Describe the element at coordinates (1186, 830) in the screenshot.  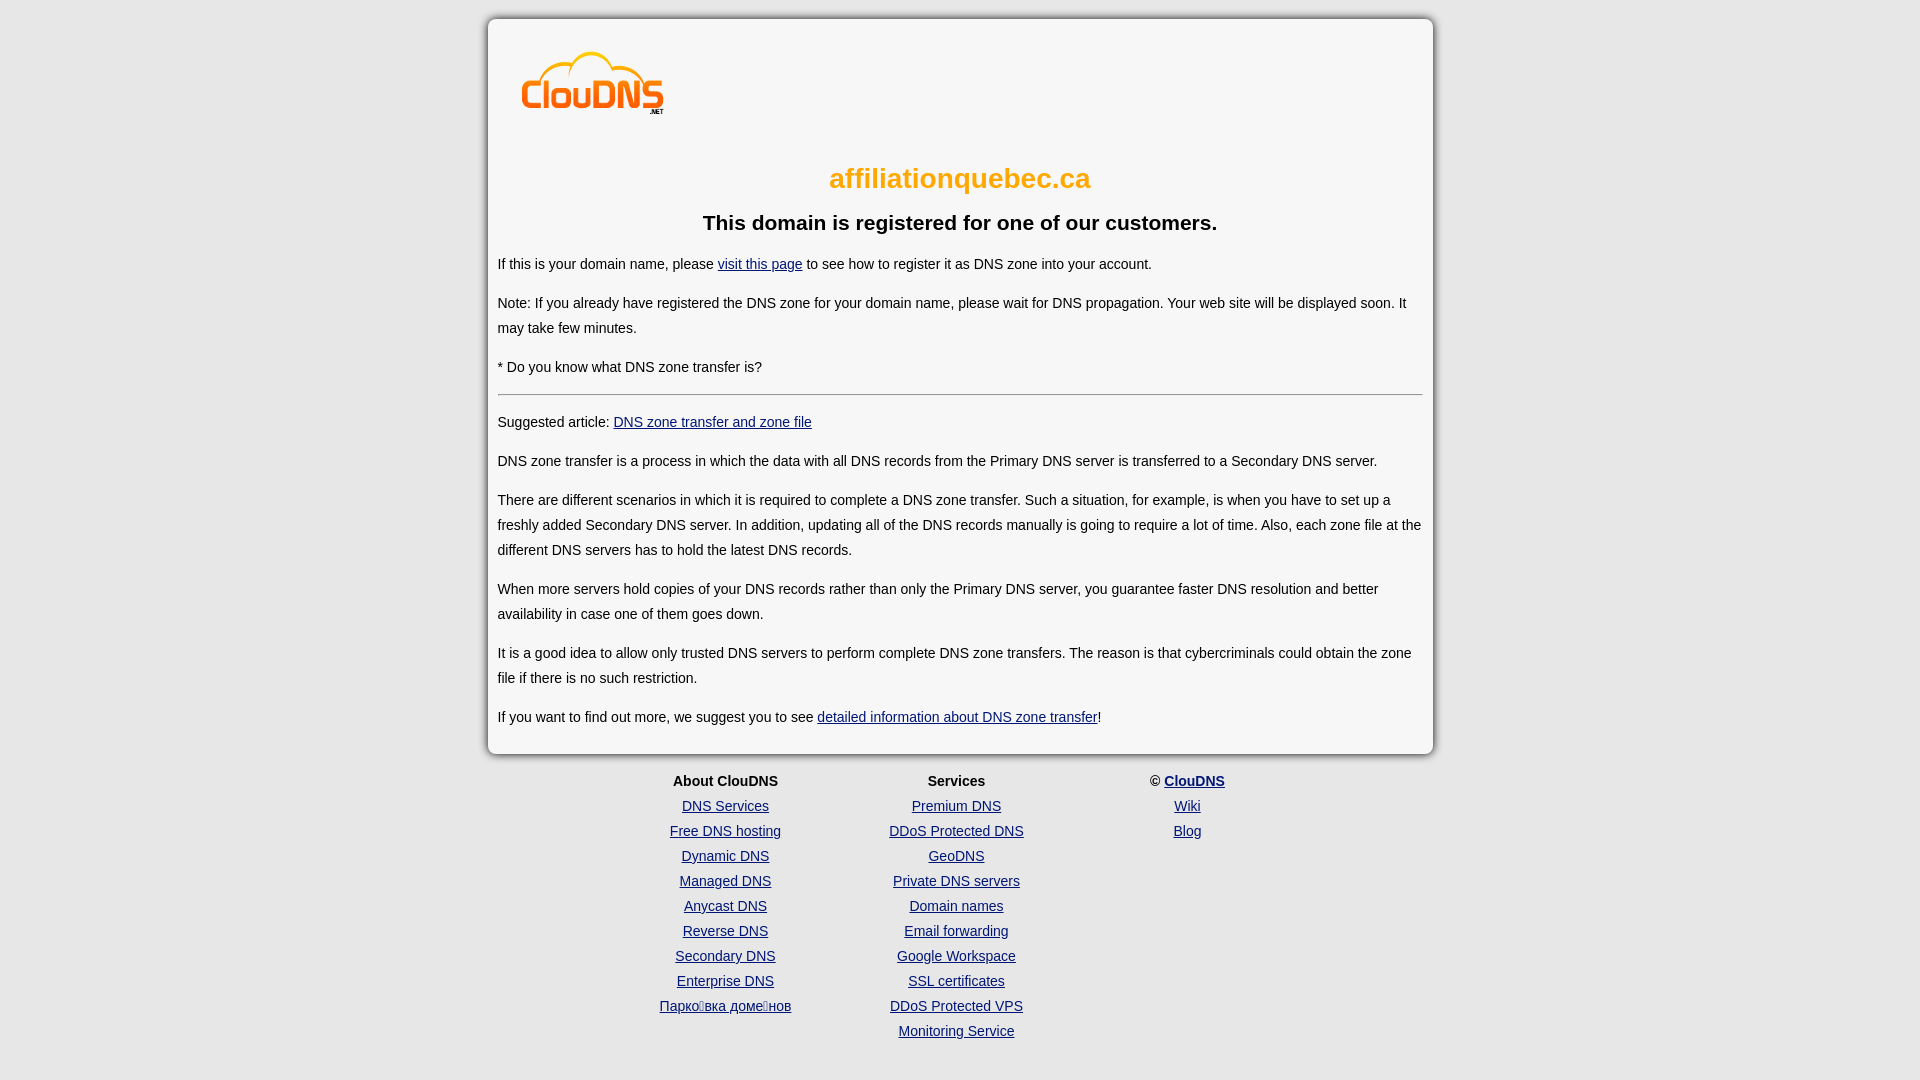
I see `'Blog'` at that location.